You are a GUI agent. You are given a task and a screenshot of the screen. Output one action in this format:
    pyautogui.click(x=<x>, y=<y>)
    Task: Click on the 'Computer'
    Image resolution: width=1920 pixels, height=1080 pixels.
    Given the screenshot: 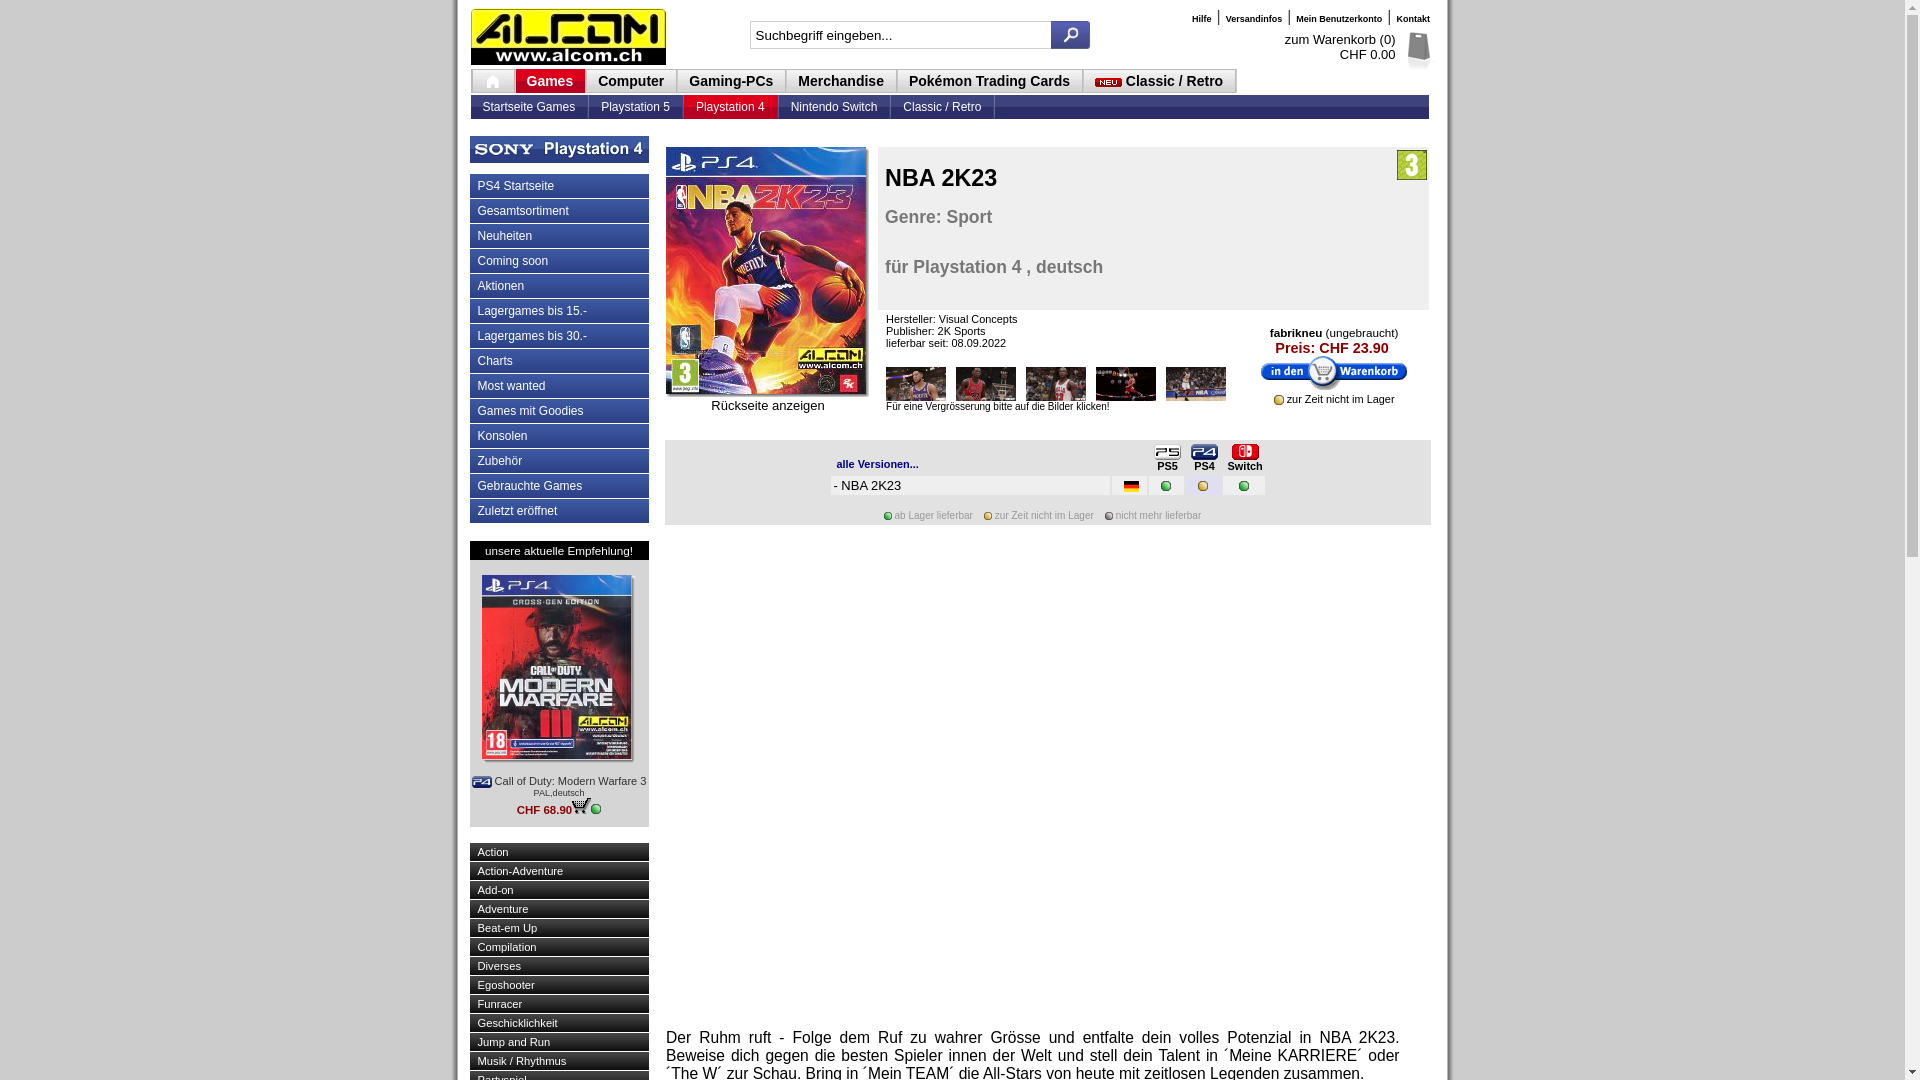 What is the action you would take?
    pyautogui.click(x=630, y=80)
    